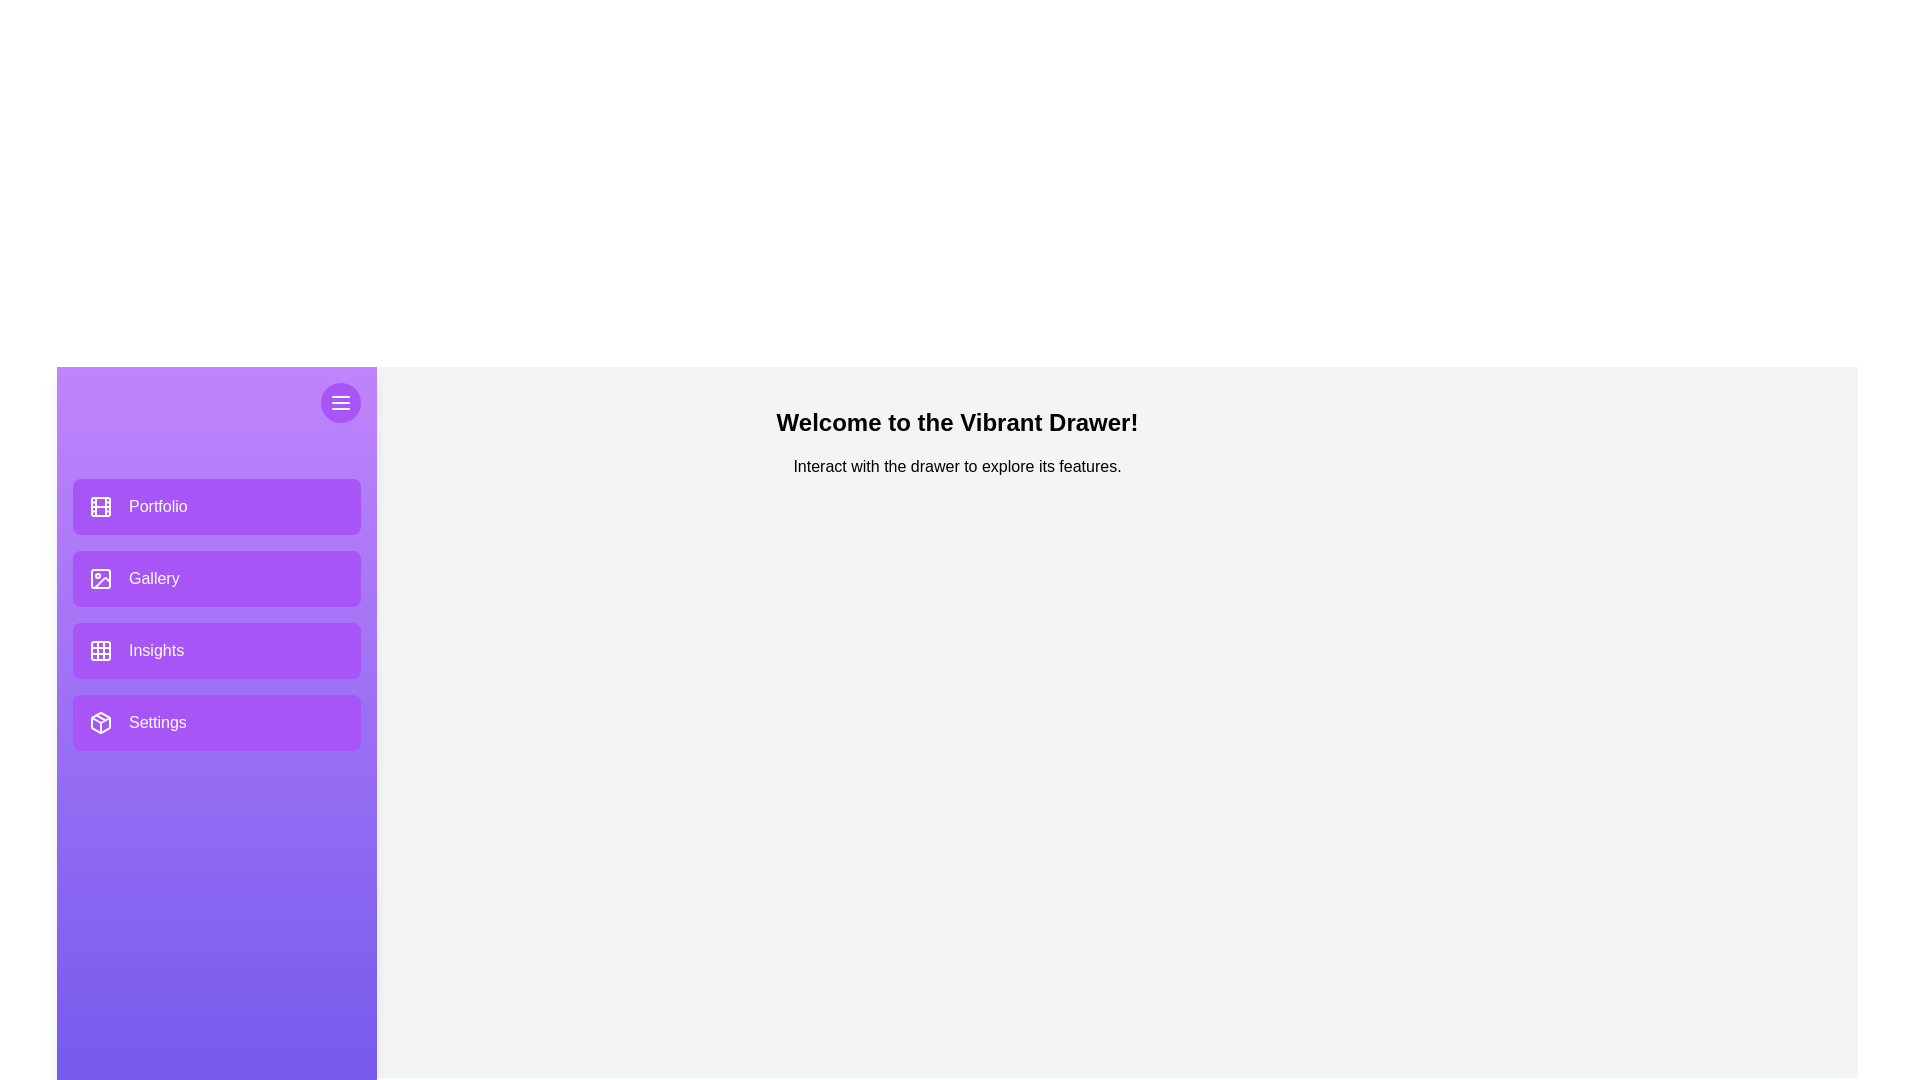  What do you see at coordinates (216, 505) in the screenshot?
I see `the 'Portfolio' button to navigate to its section` at bounding box center [216, 505].